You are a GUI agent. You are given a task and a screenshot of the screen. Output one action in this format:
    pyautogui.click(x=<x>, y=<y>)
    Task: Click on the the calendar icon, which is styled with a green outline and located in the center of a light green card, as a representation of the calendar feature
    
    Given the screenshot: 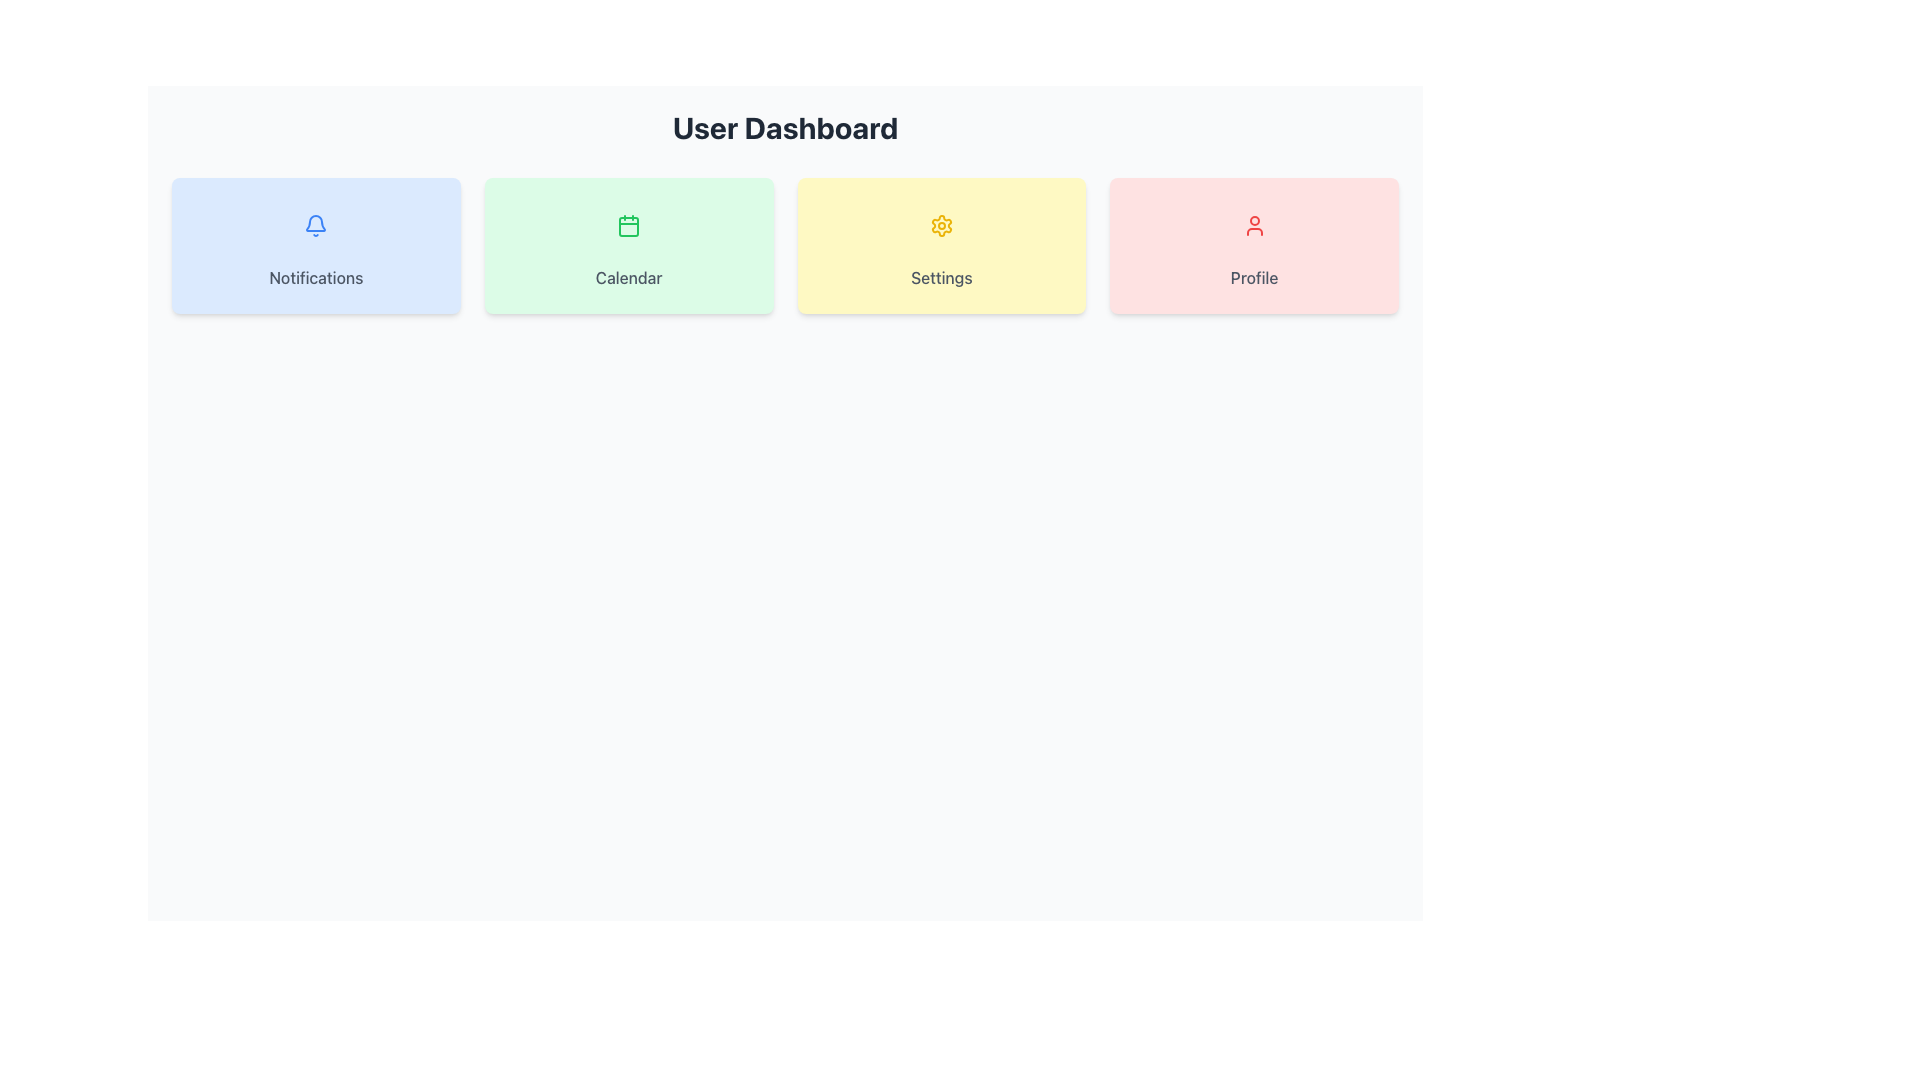 What is the action you would take?
    pyautogui.click(x=628, y=225)
    